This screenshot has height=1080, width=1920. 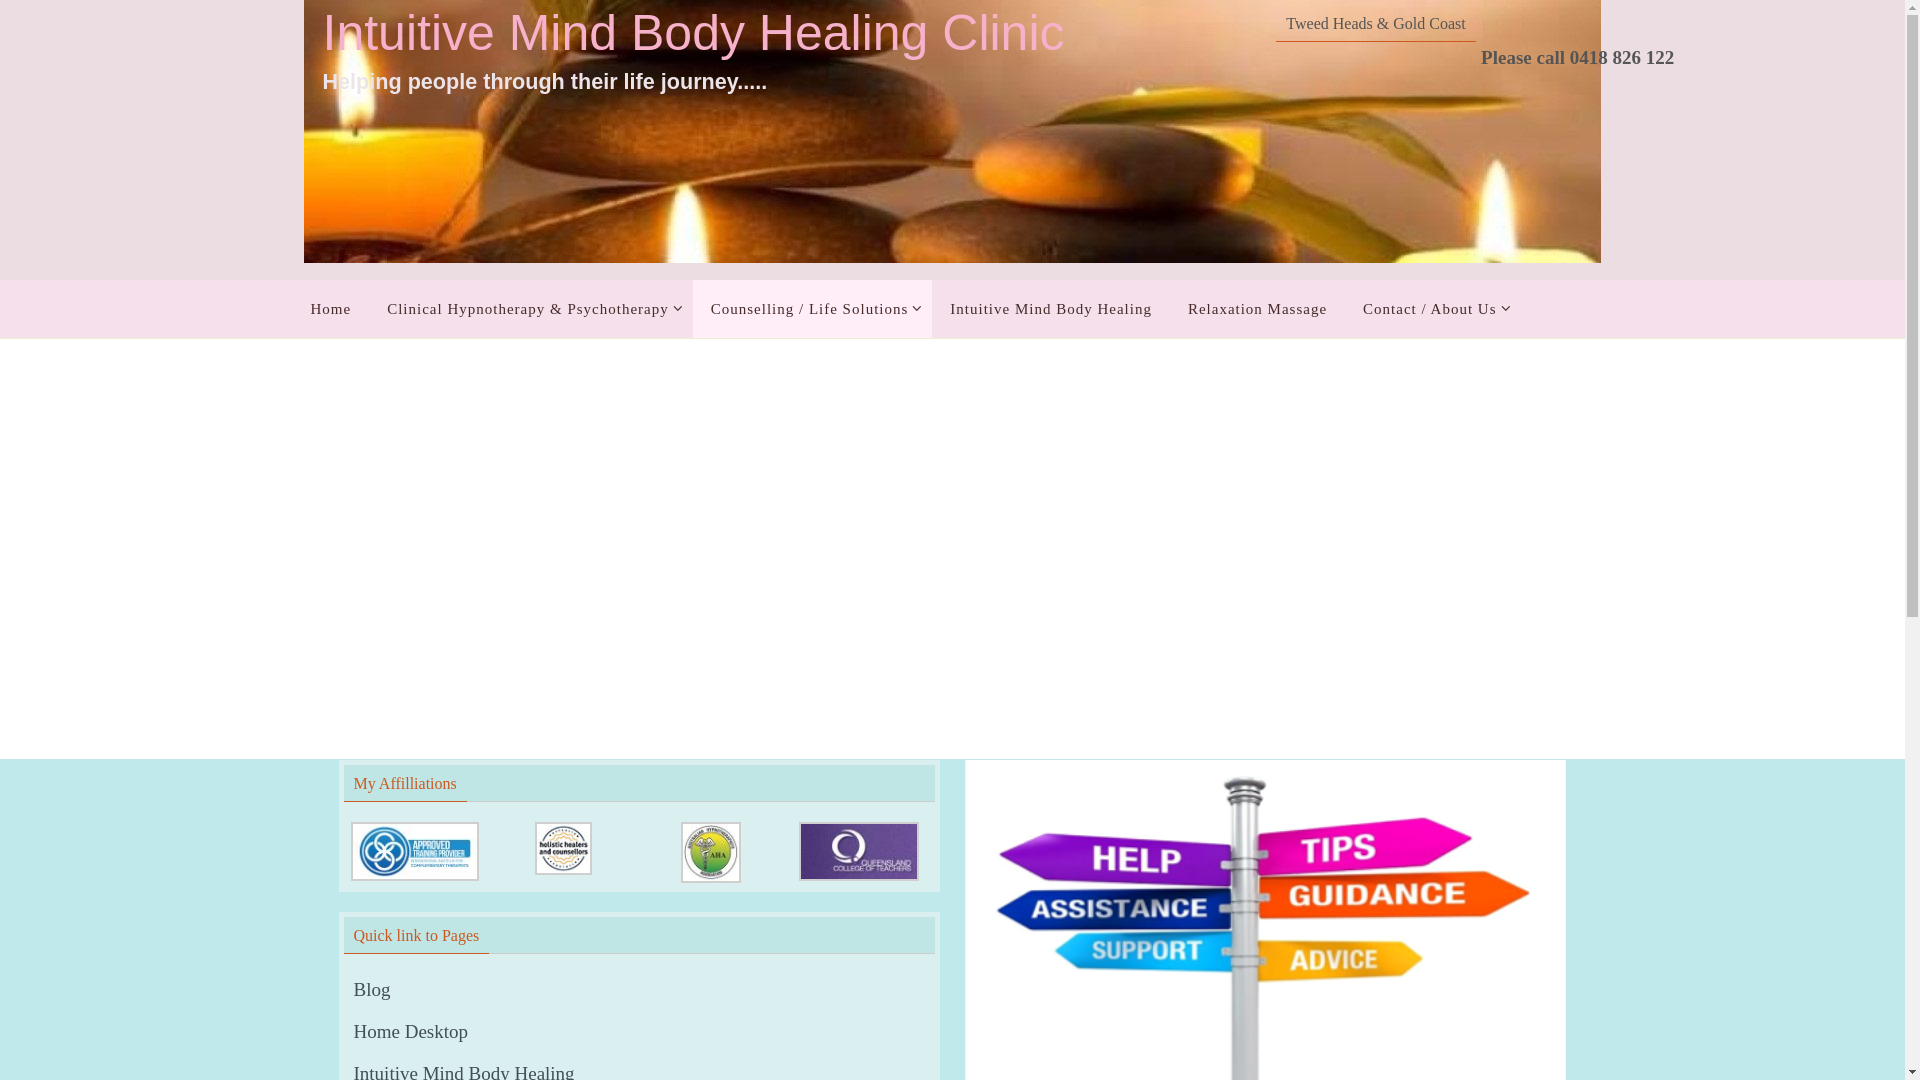 What do you see at coordinates (330, 308) in the screenshot?
I see `'Home'` at bounding box center [330, 308].